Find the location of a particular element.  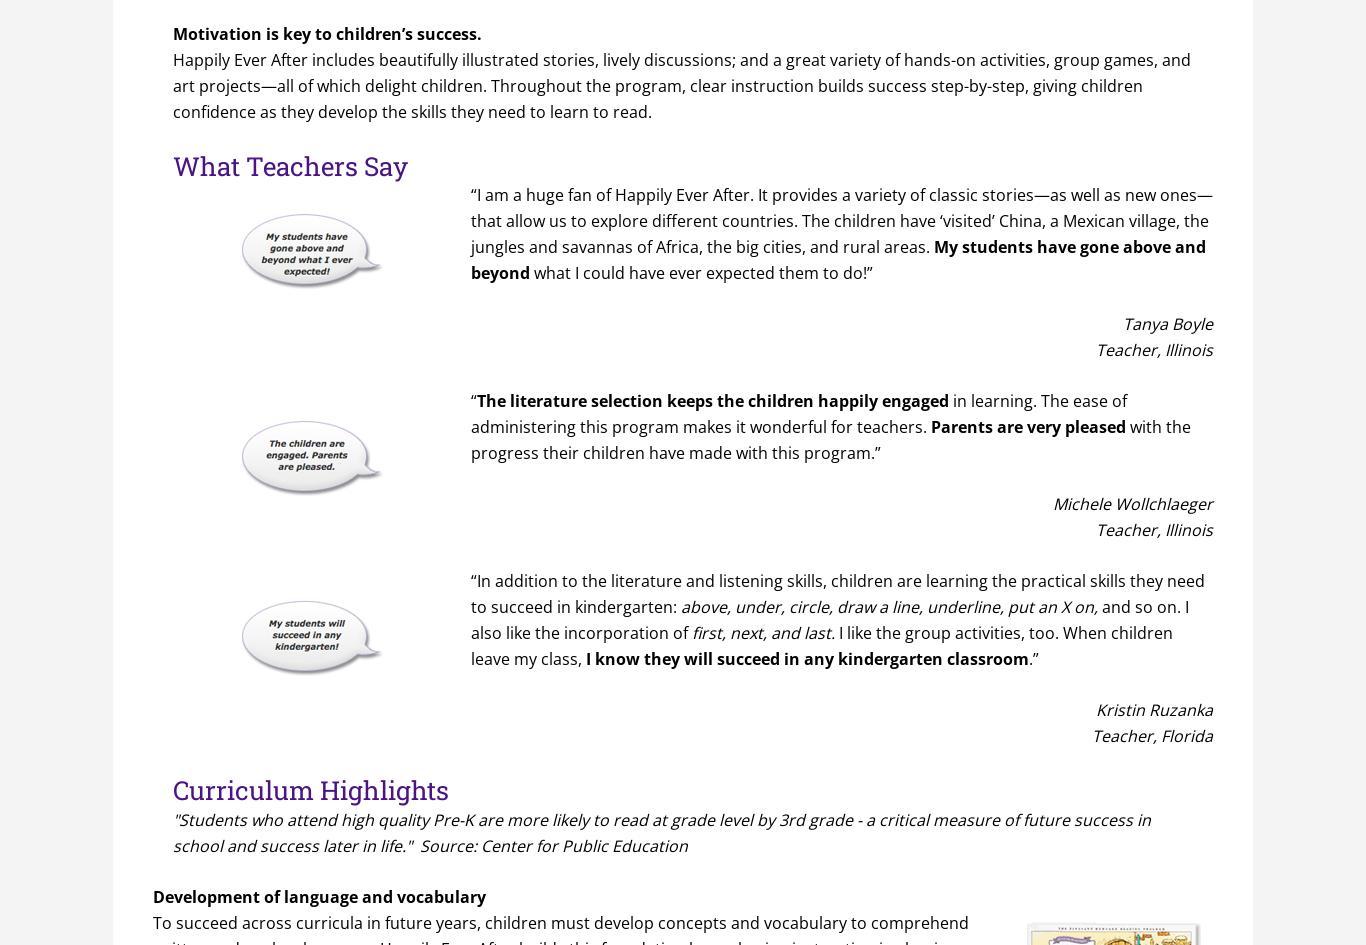

'.”' is located at coordinates (1028, 658).